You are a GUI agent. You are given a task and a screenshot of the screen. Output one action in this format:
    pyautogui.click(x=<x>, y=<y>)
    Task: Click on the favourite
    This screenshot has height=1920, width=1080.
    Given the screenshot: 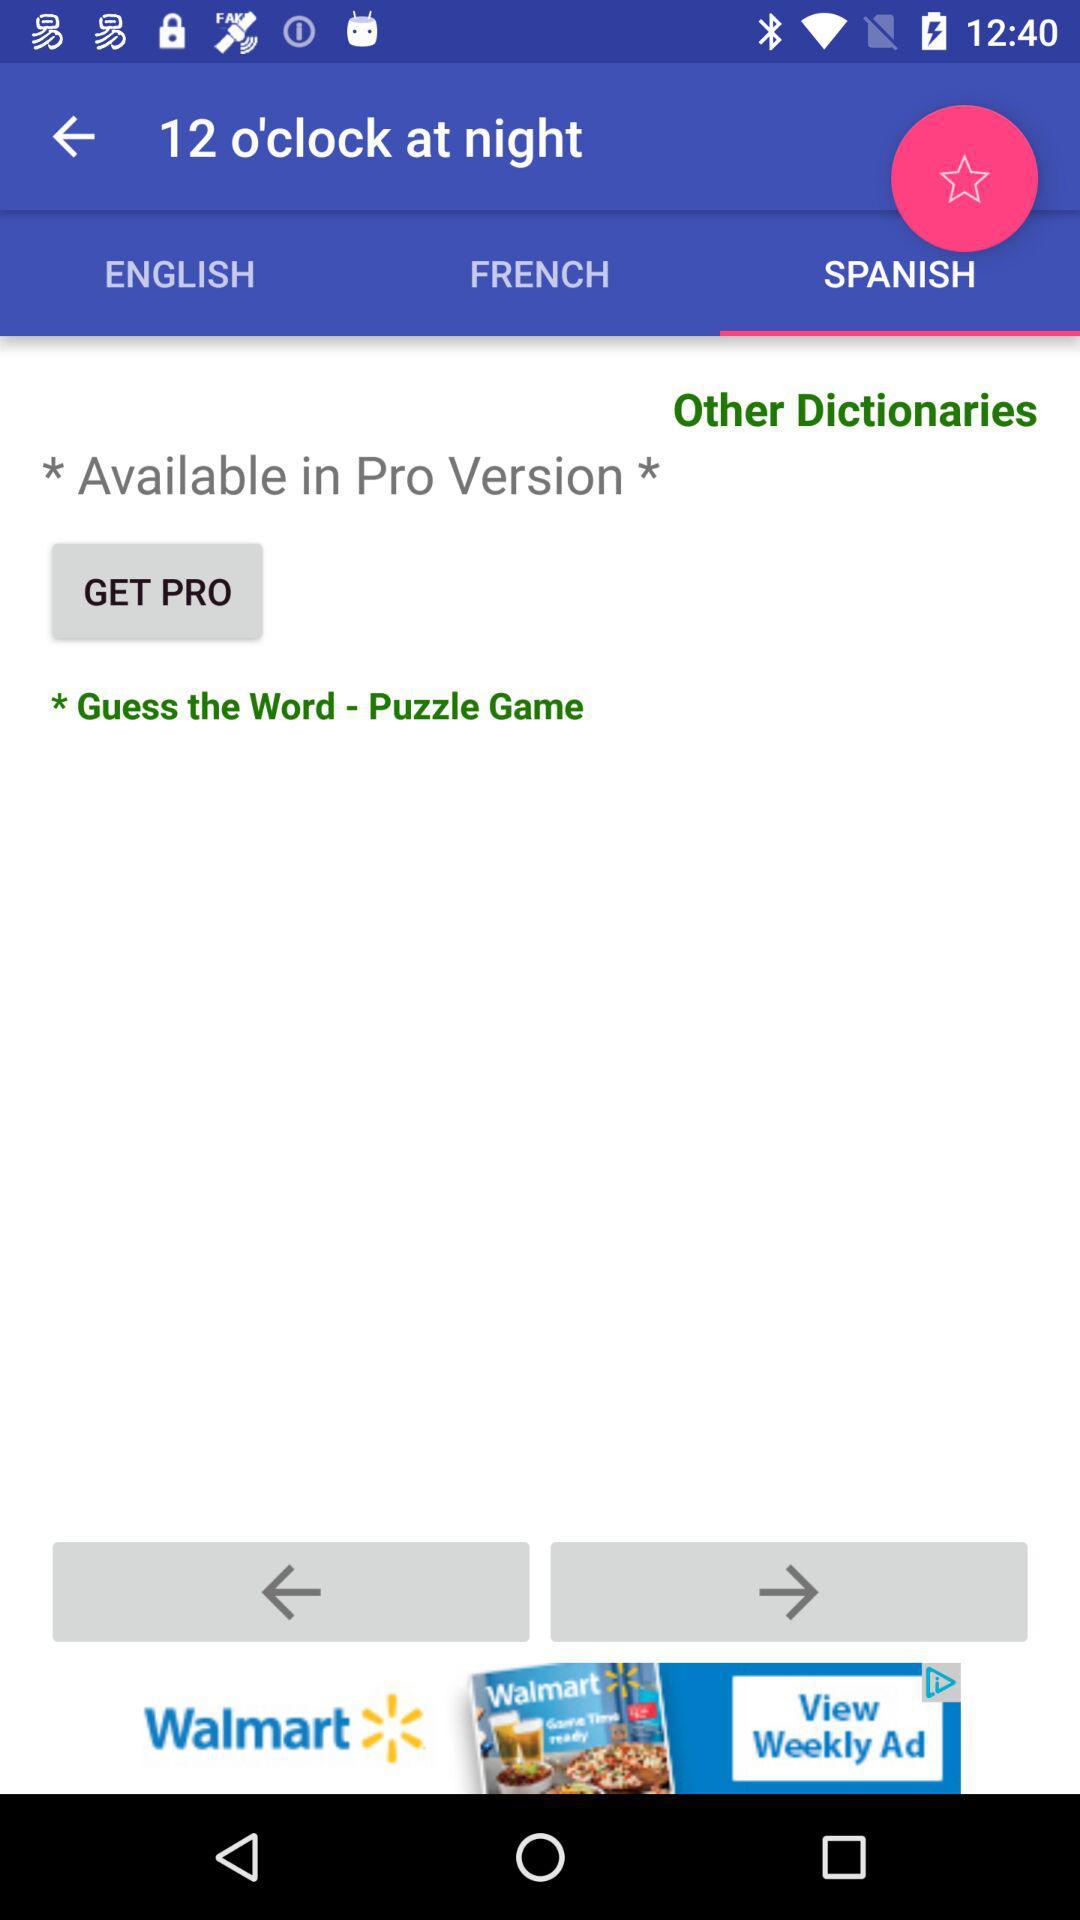 What is the action you would take?
    pyautogui.click(x=963, y=178)
    